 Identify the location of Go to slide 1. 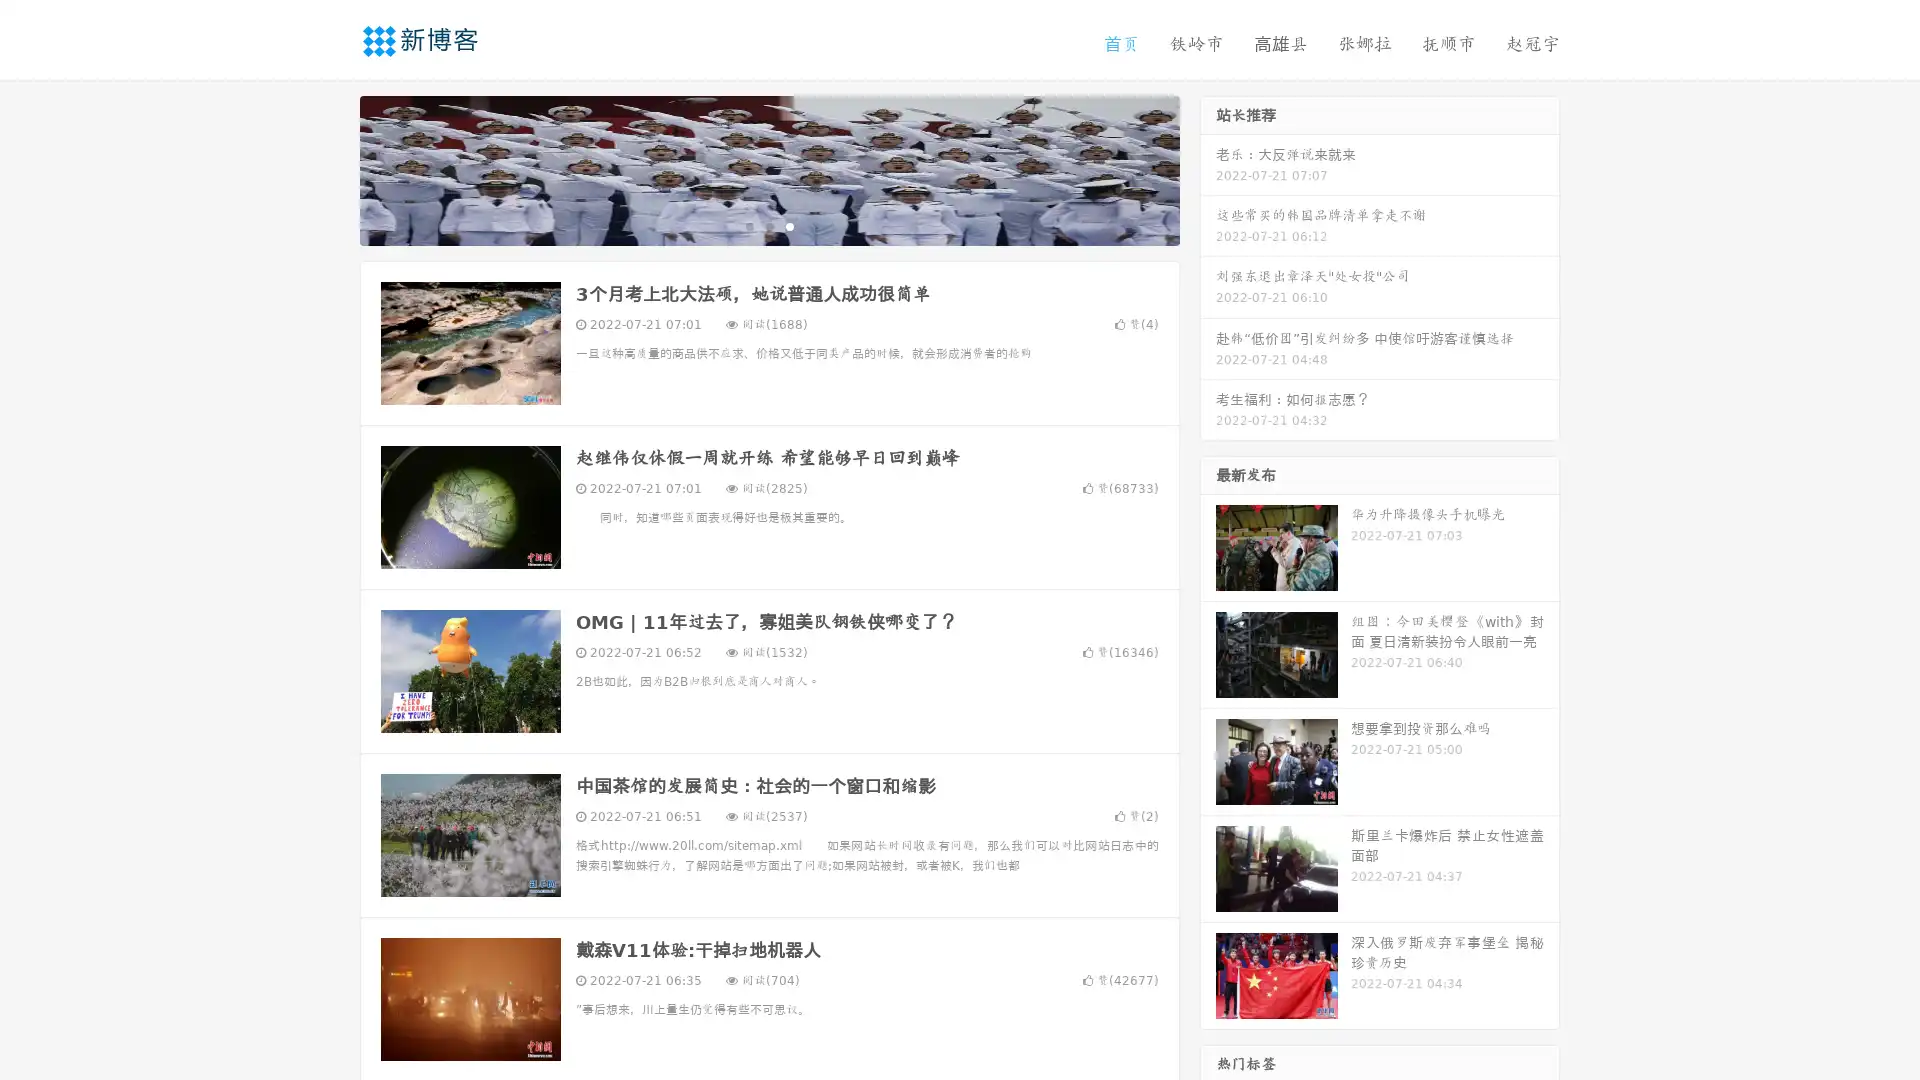
(748, 225).